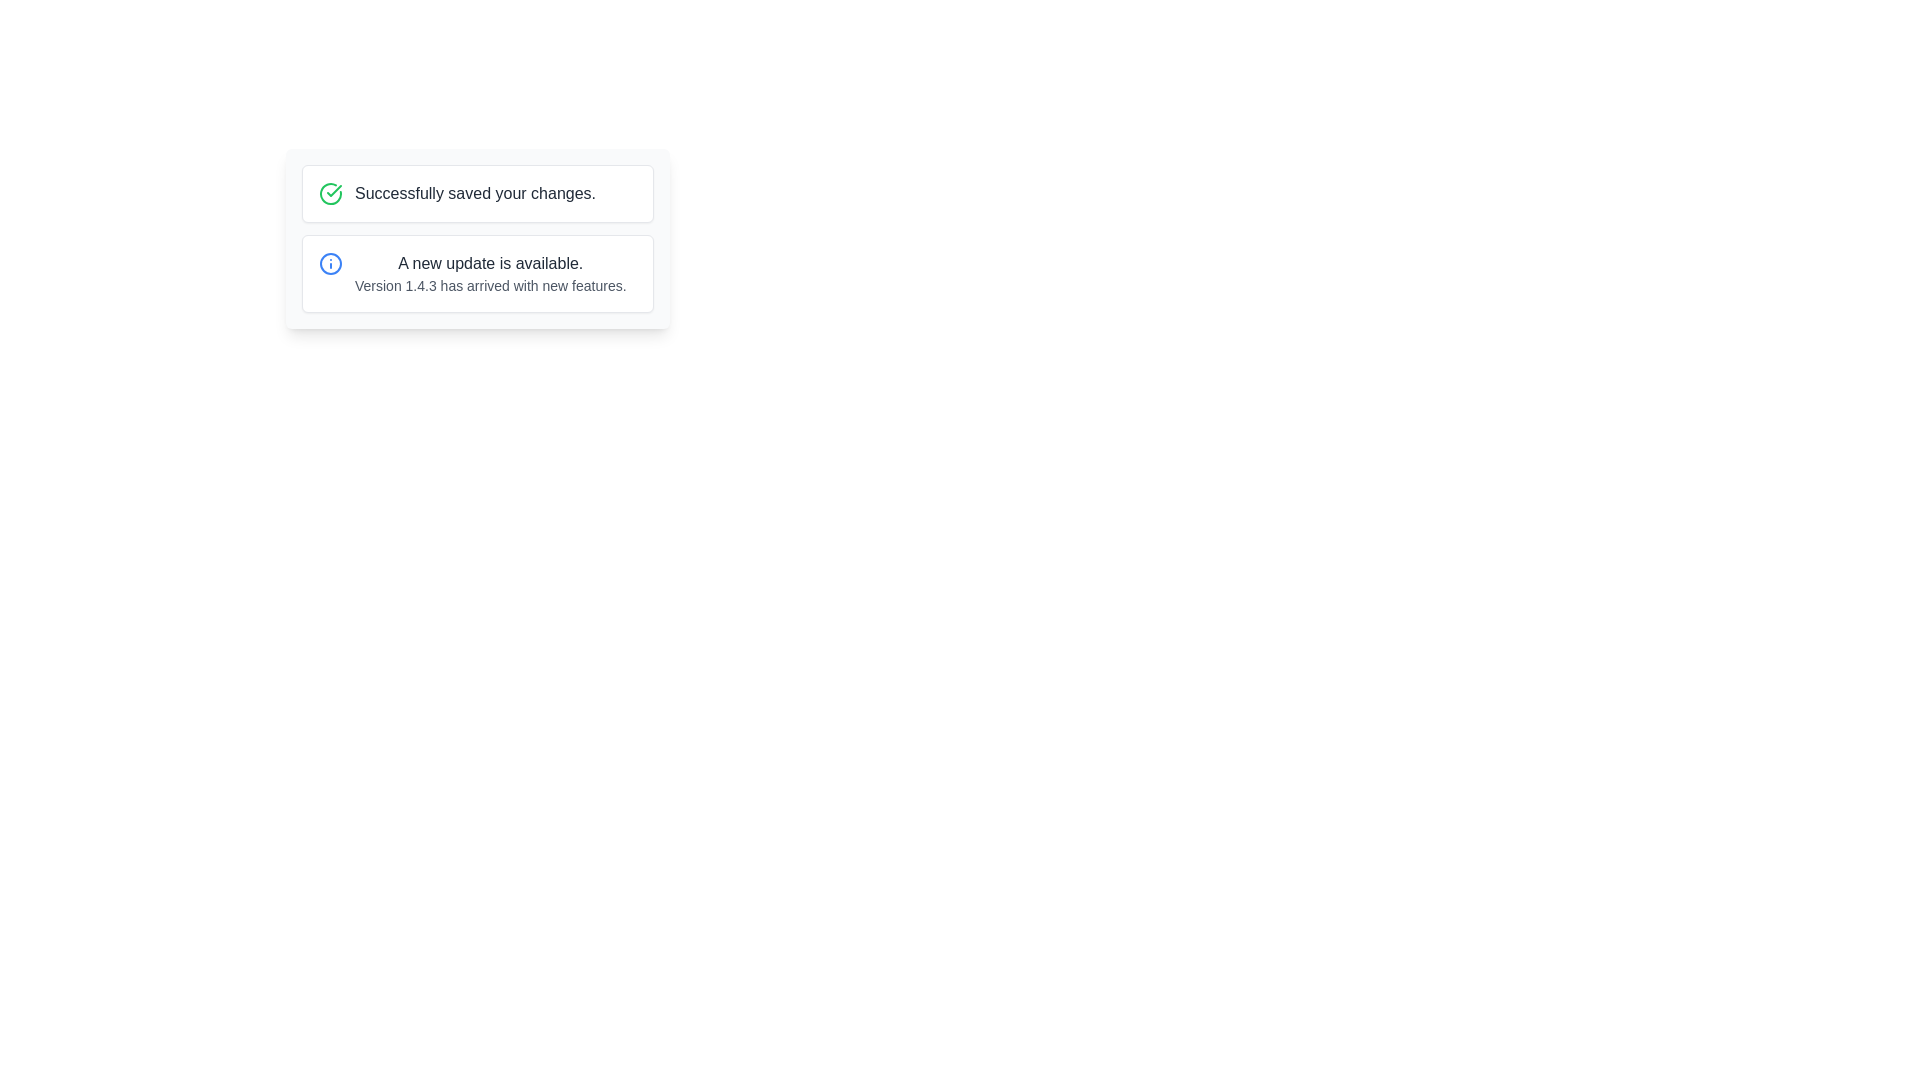  I want to click on the icon next to the notification labeled 'Successfully saved your changes.', so click(331, 193).